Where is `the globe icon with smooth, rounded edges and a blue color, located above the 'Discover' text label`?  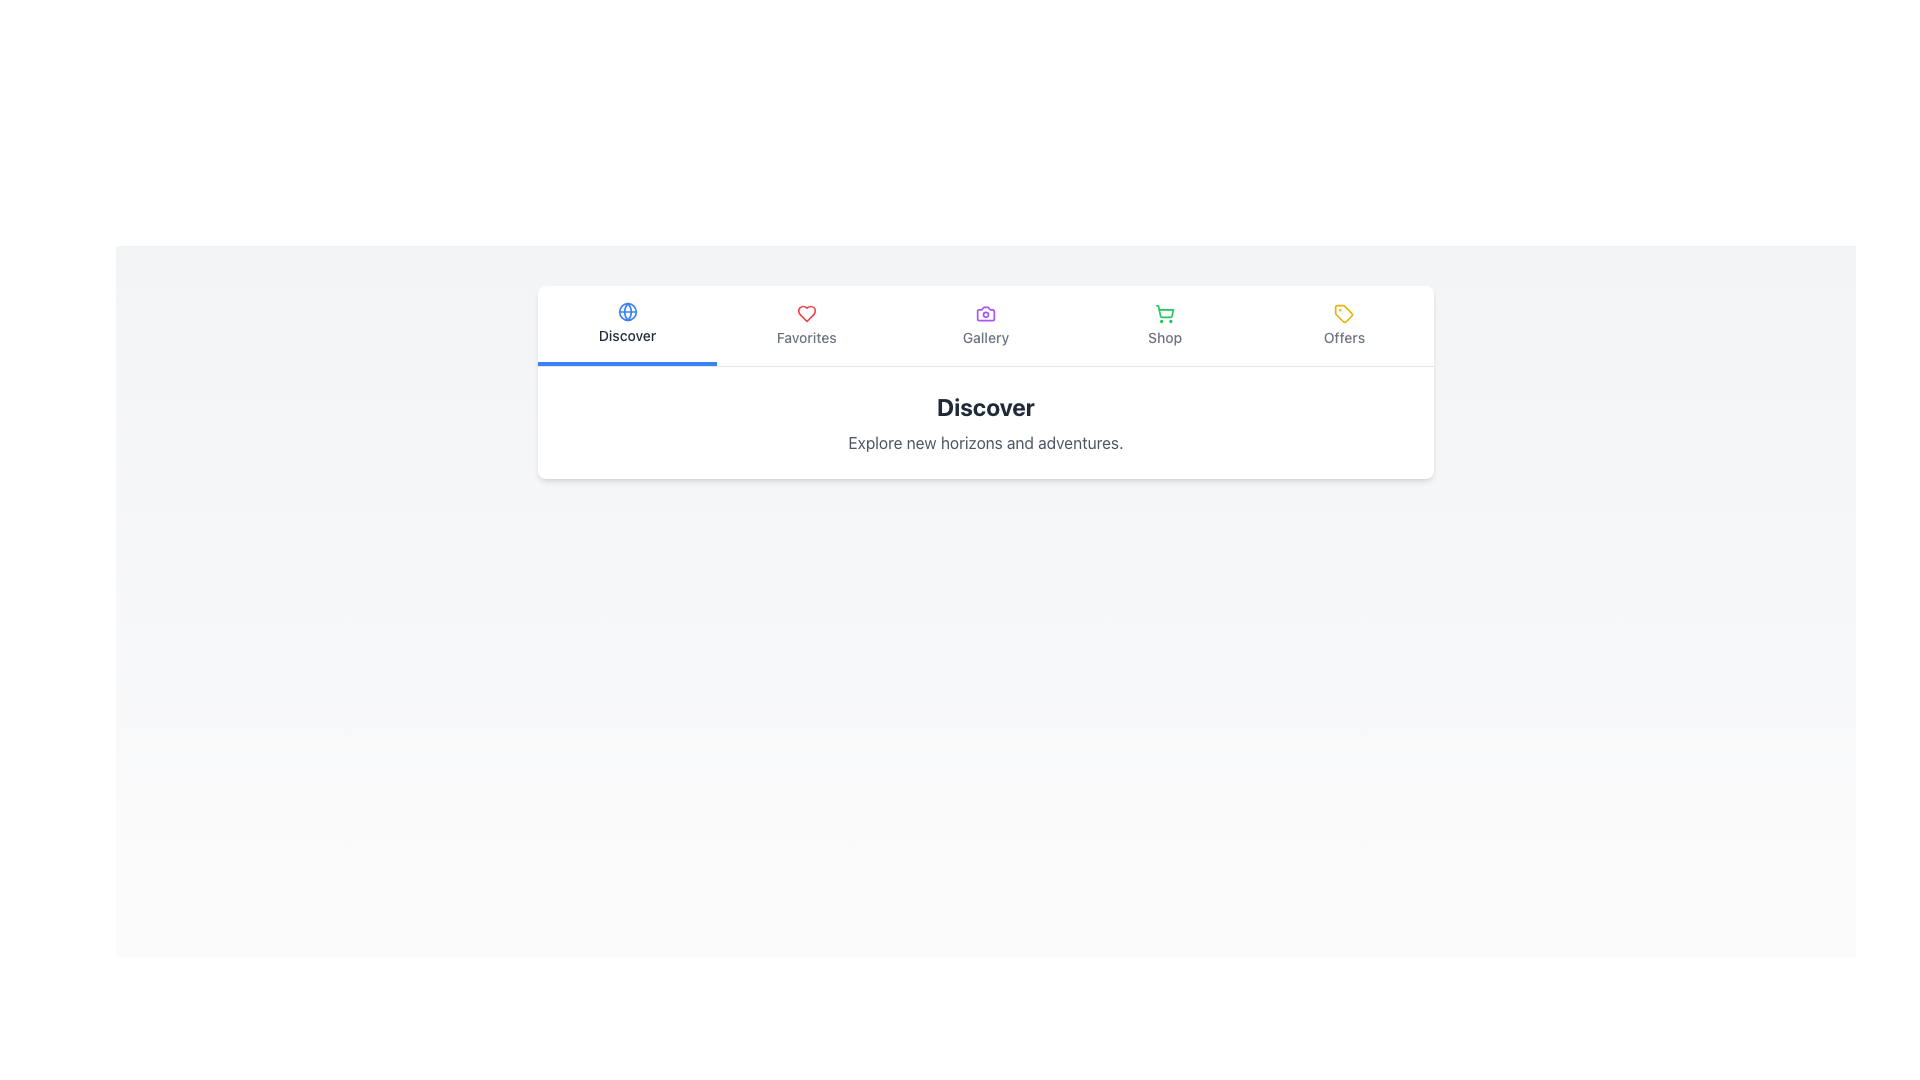
the globe icon with smooth, rounded edges and a blue color, located above the 'Discover' text label is located at coordinates (626, 312).